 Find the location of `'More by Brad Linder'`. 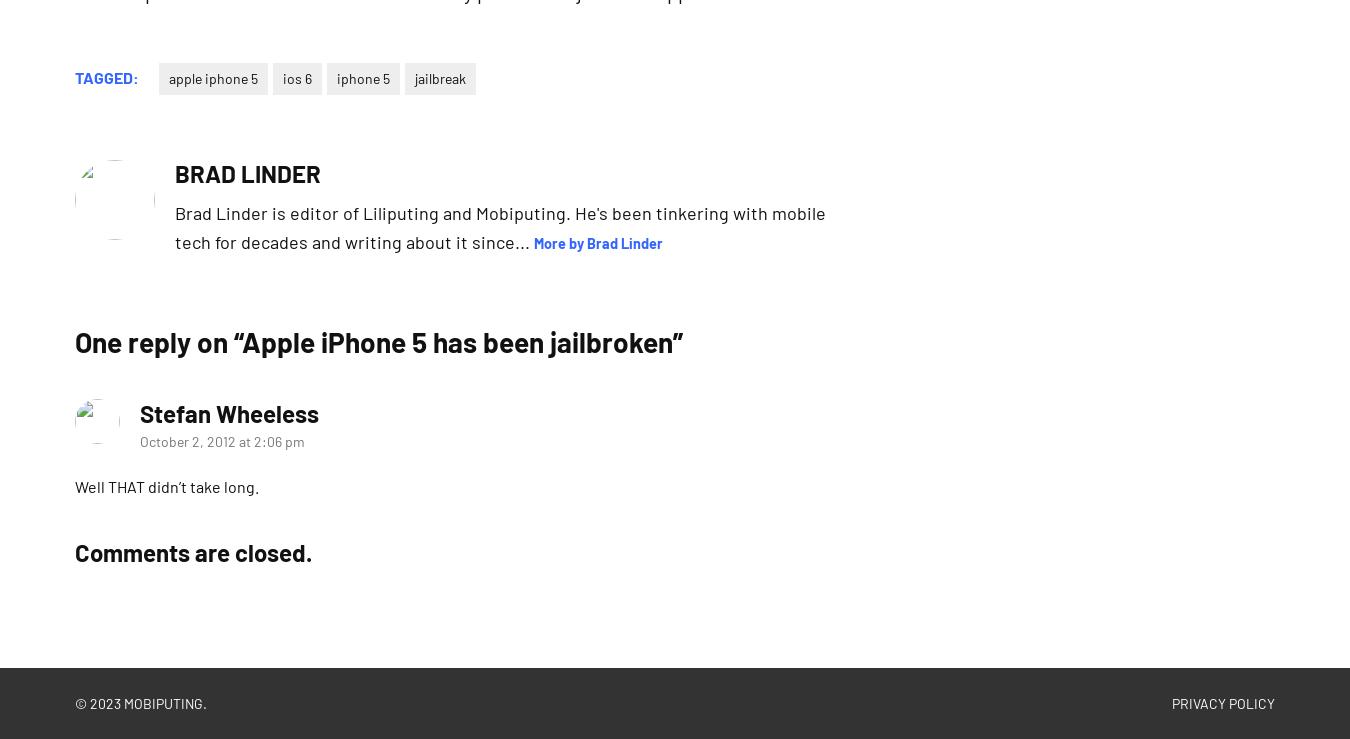

'More by Brad Linder' is located at coordinates (598, 242).